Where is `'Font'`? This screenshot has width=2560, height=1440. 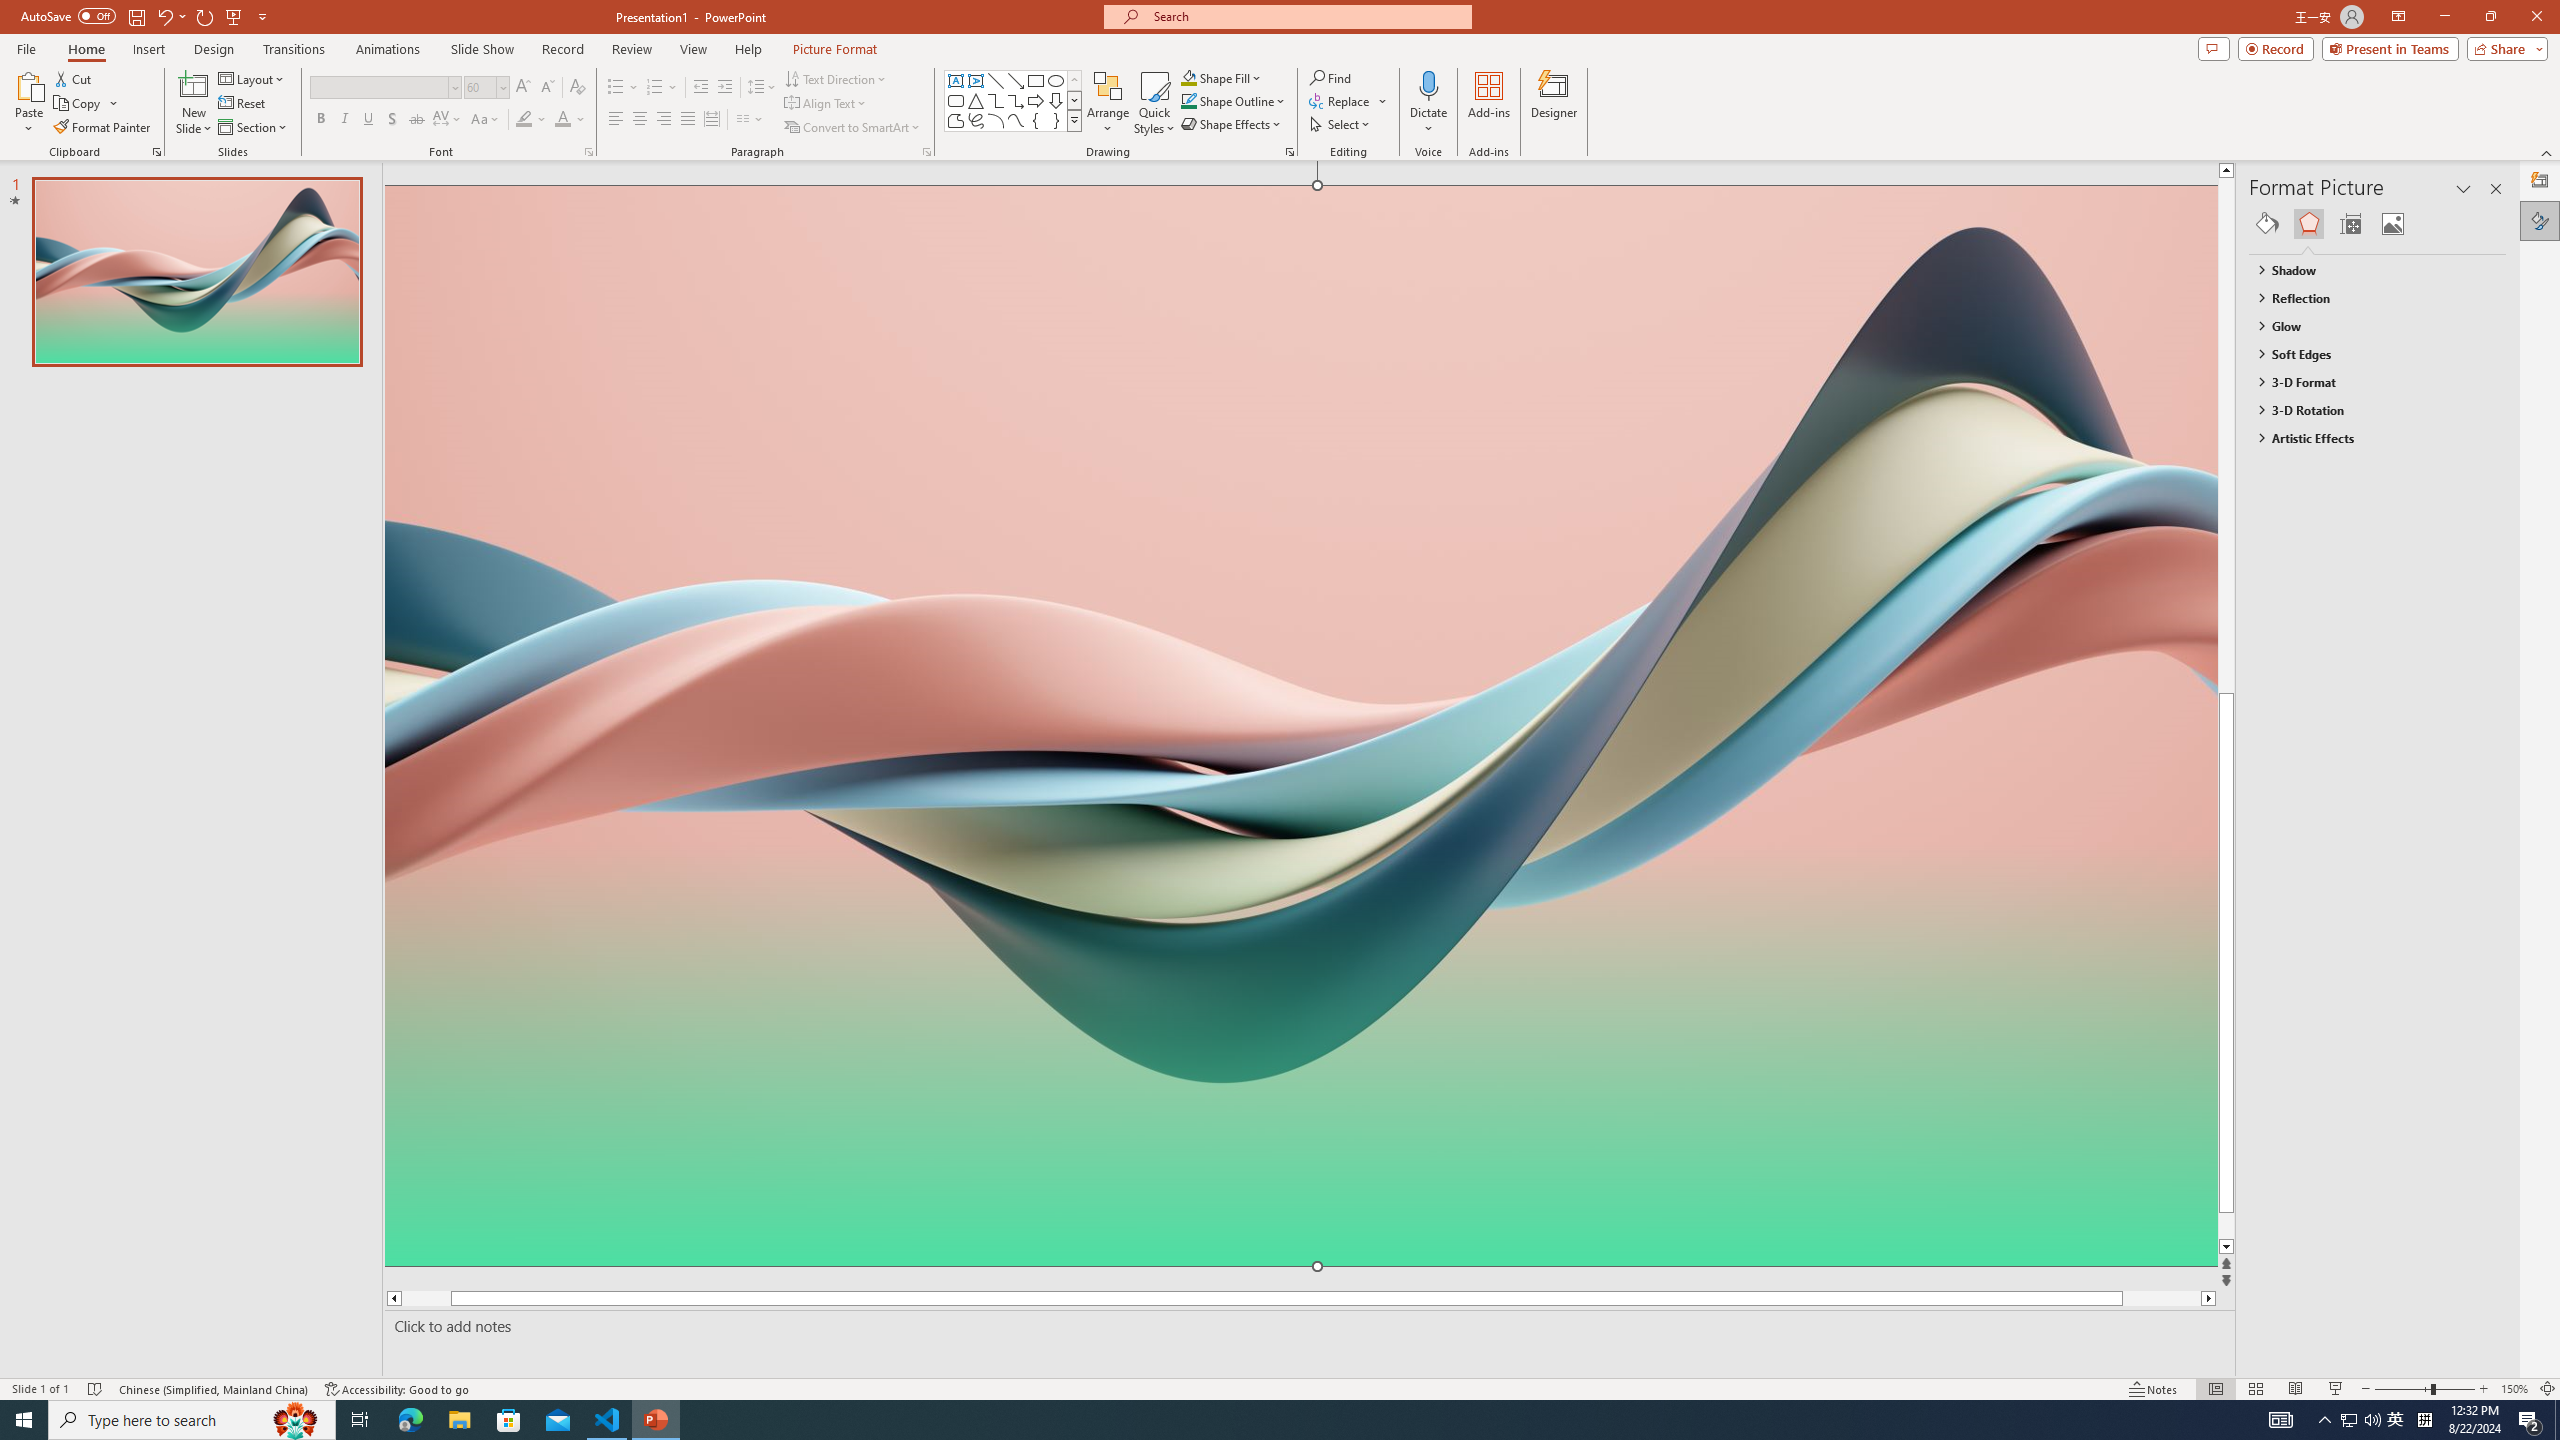 'Font' is located at coordinates (378, 87).